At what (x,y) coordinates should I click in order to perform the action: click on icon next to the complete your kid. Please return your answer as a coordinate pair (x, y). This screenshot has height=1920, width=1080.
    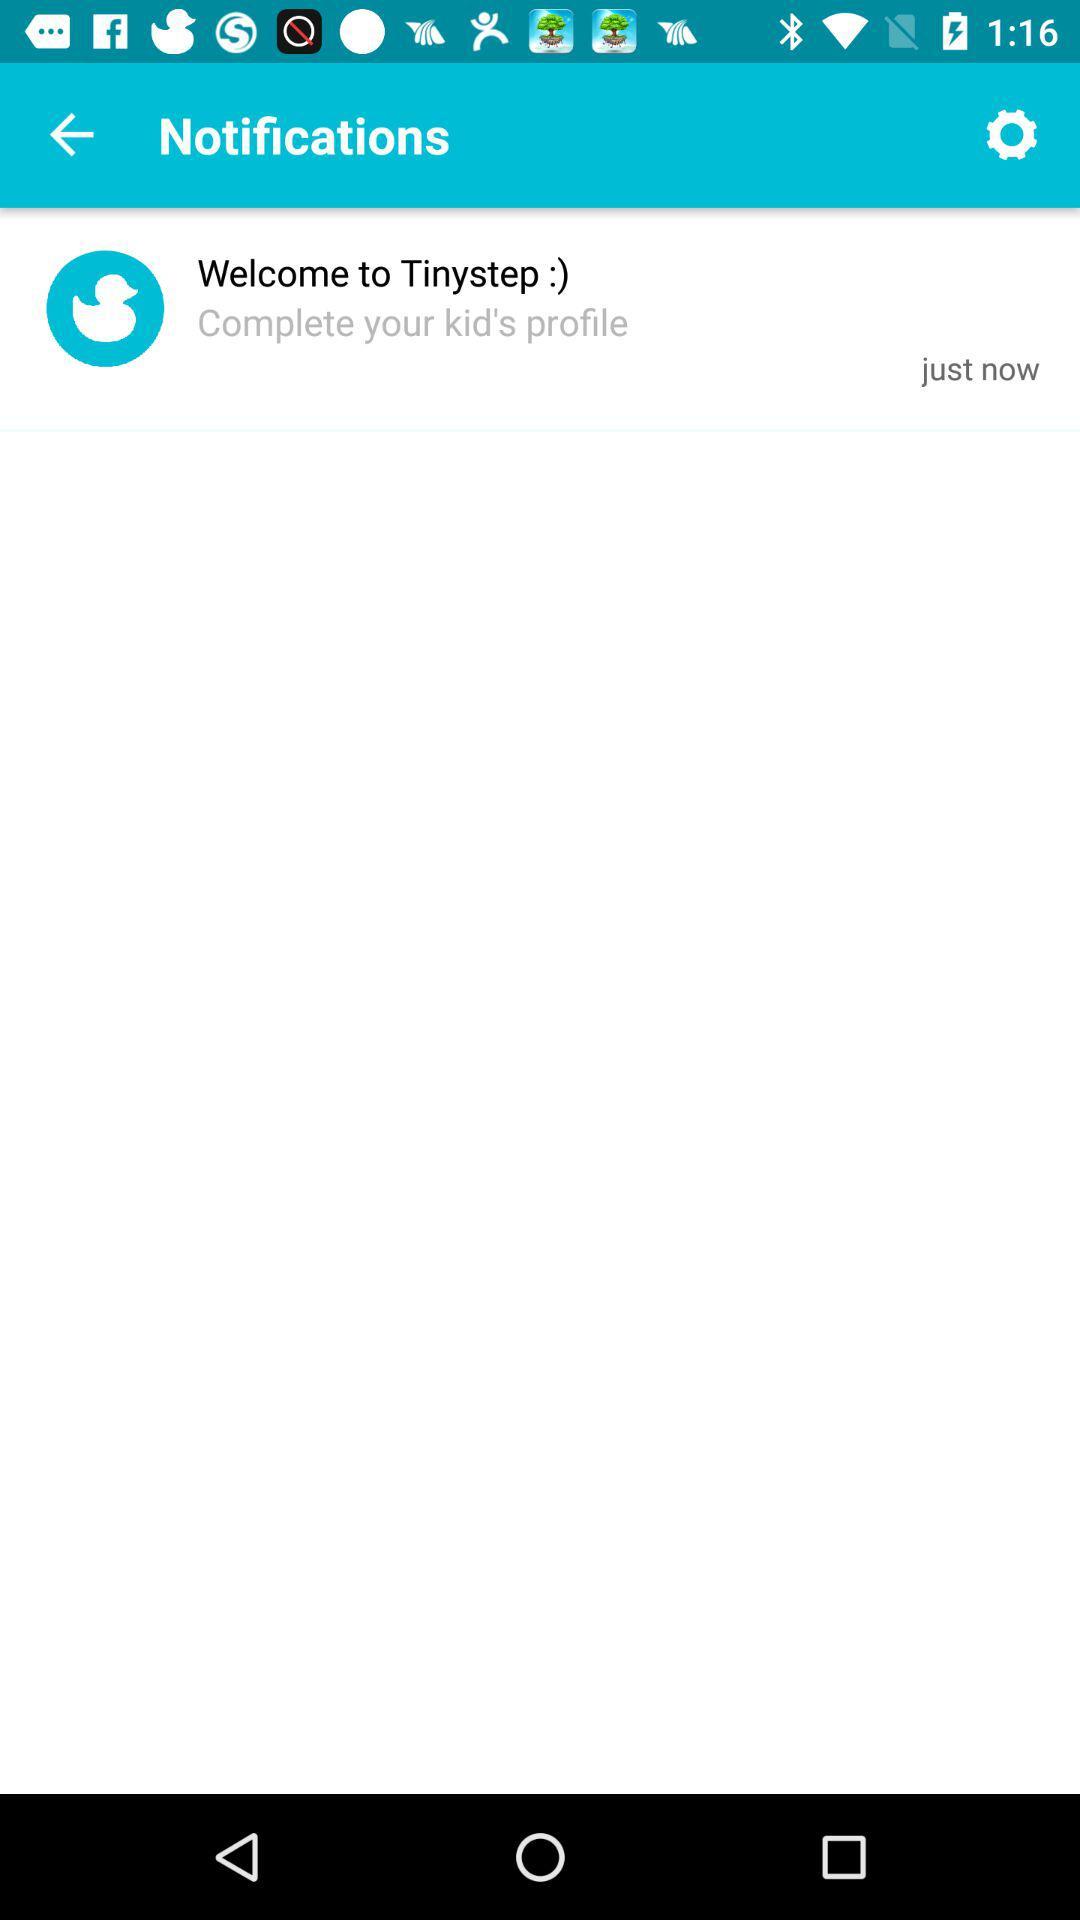
    Looking at the image, I should click on (979, 367).